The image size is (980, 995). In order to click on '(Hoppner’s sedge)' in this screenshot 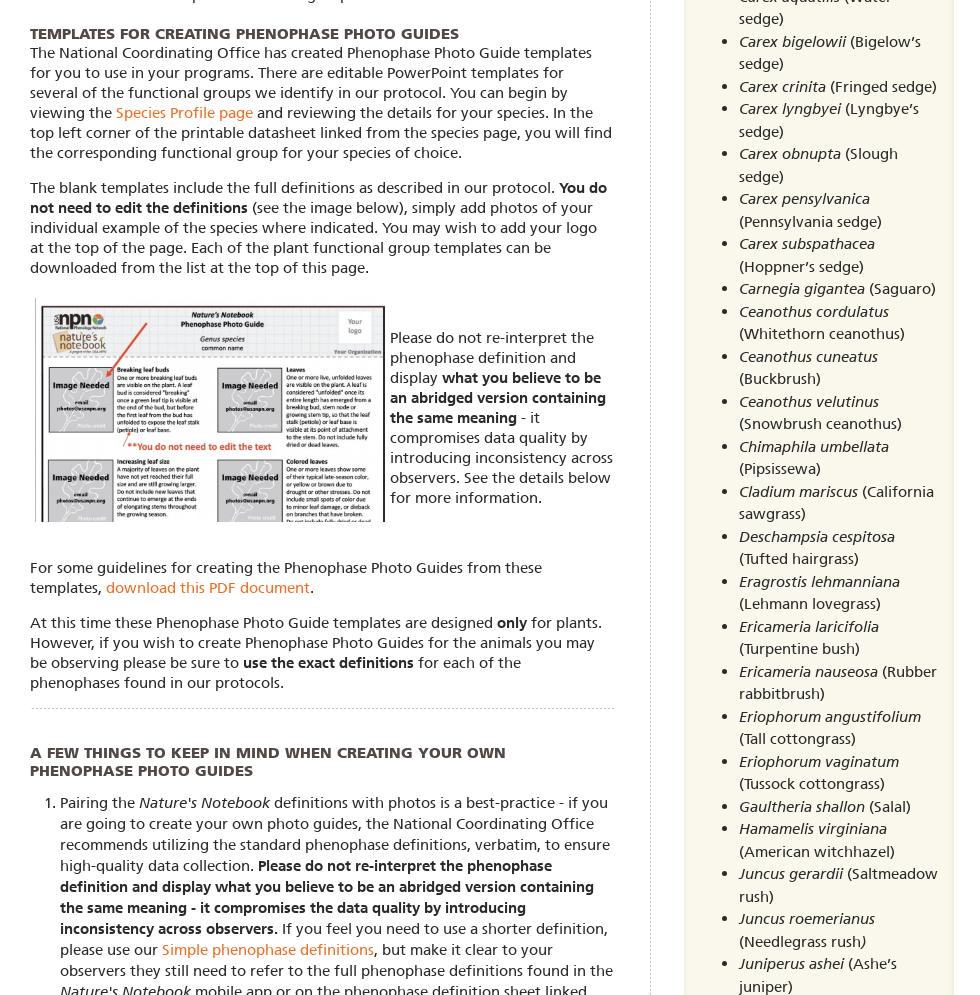, I will do `click(800, 265)`.